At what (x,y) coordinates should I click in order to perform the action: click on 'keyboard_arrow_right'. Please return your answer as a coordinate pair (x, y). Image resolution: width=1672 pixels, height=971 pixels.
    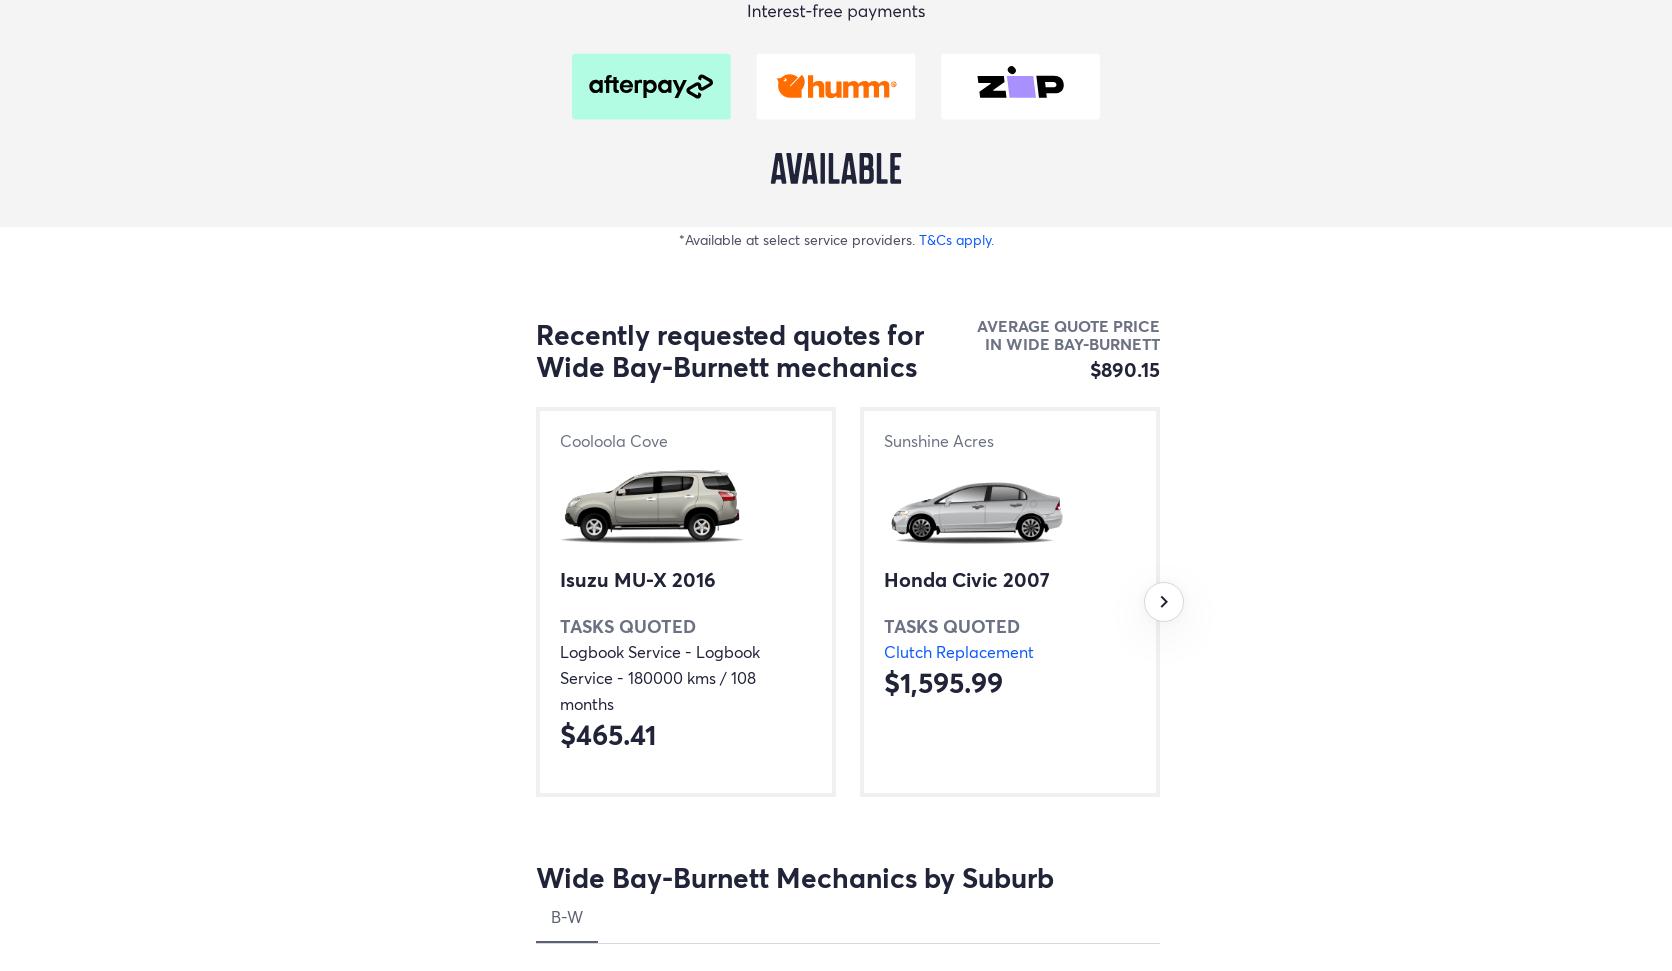
    Looking at the image, I should click on (1163, 599).